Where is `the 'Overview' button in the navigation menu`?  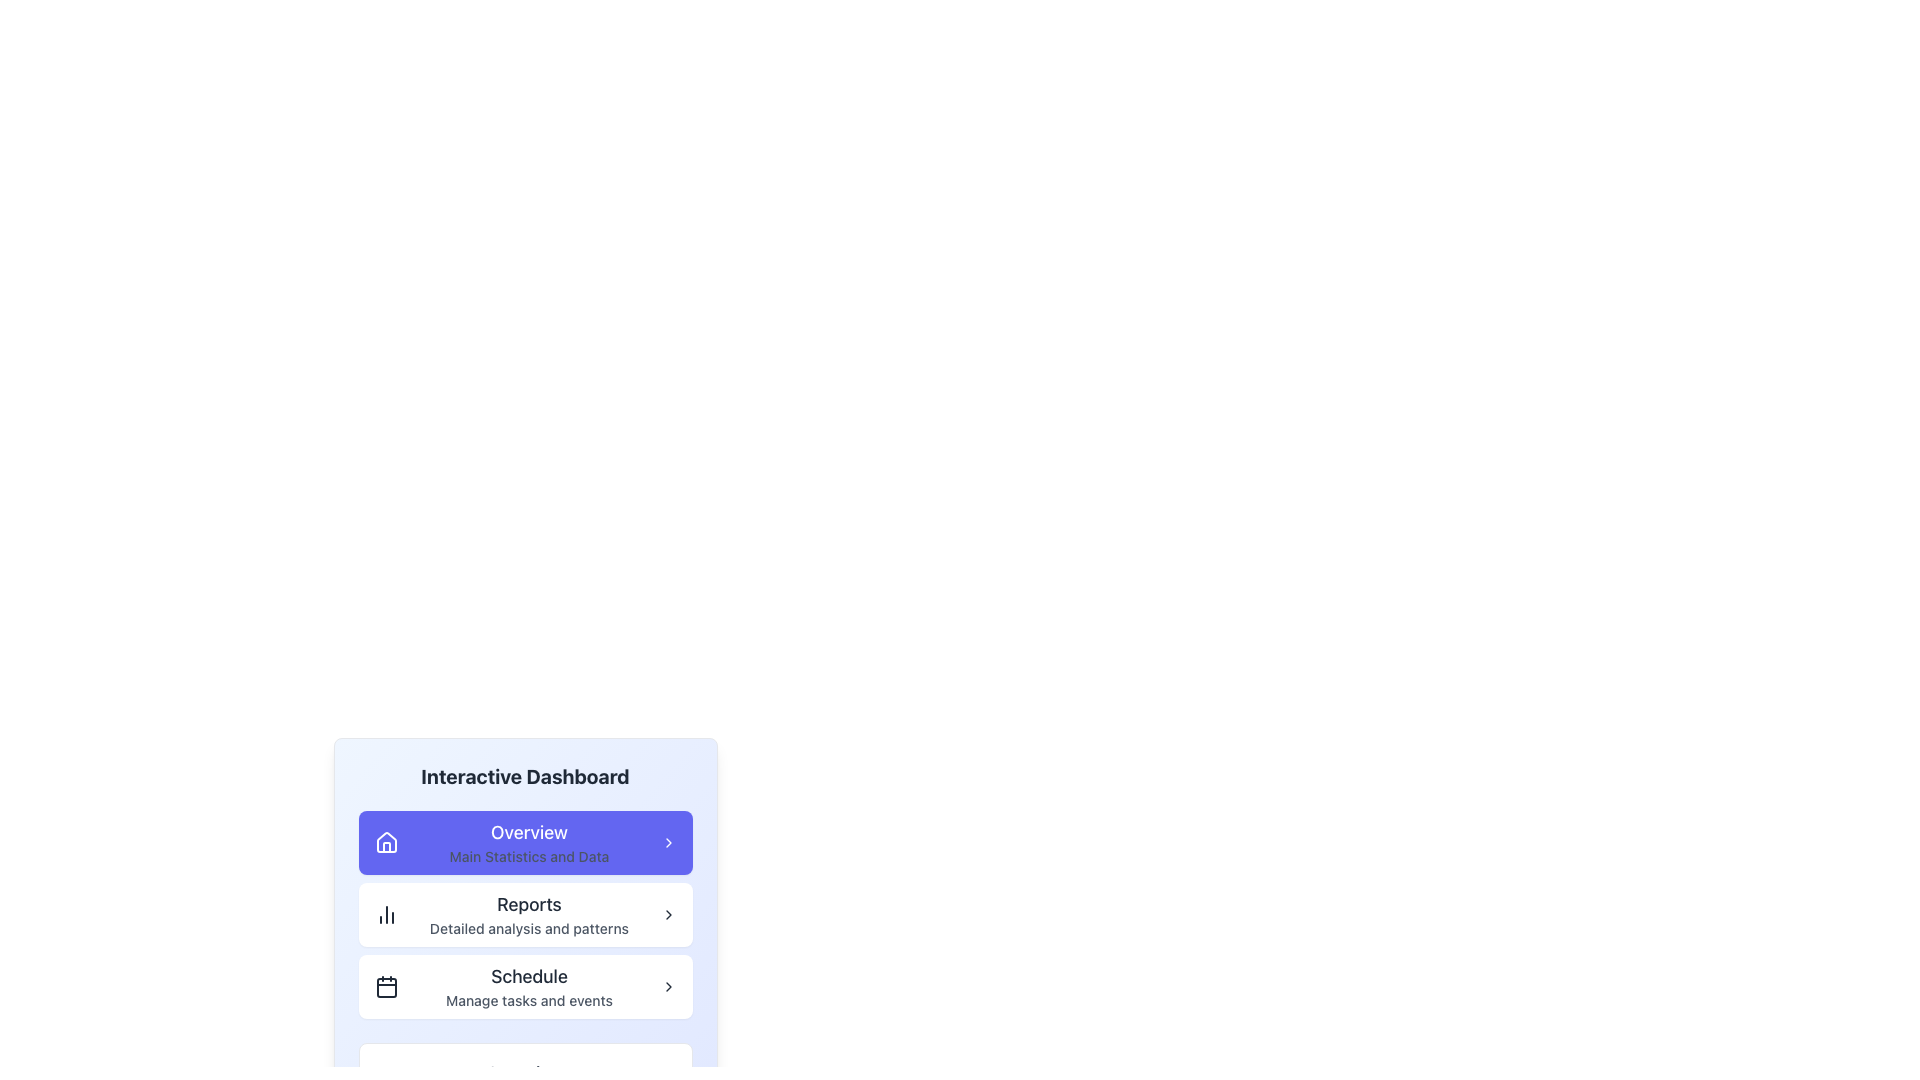
the 'Overview' button in the navigation menu is located at coordinates (525, 843).